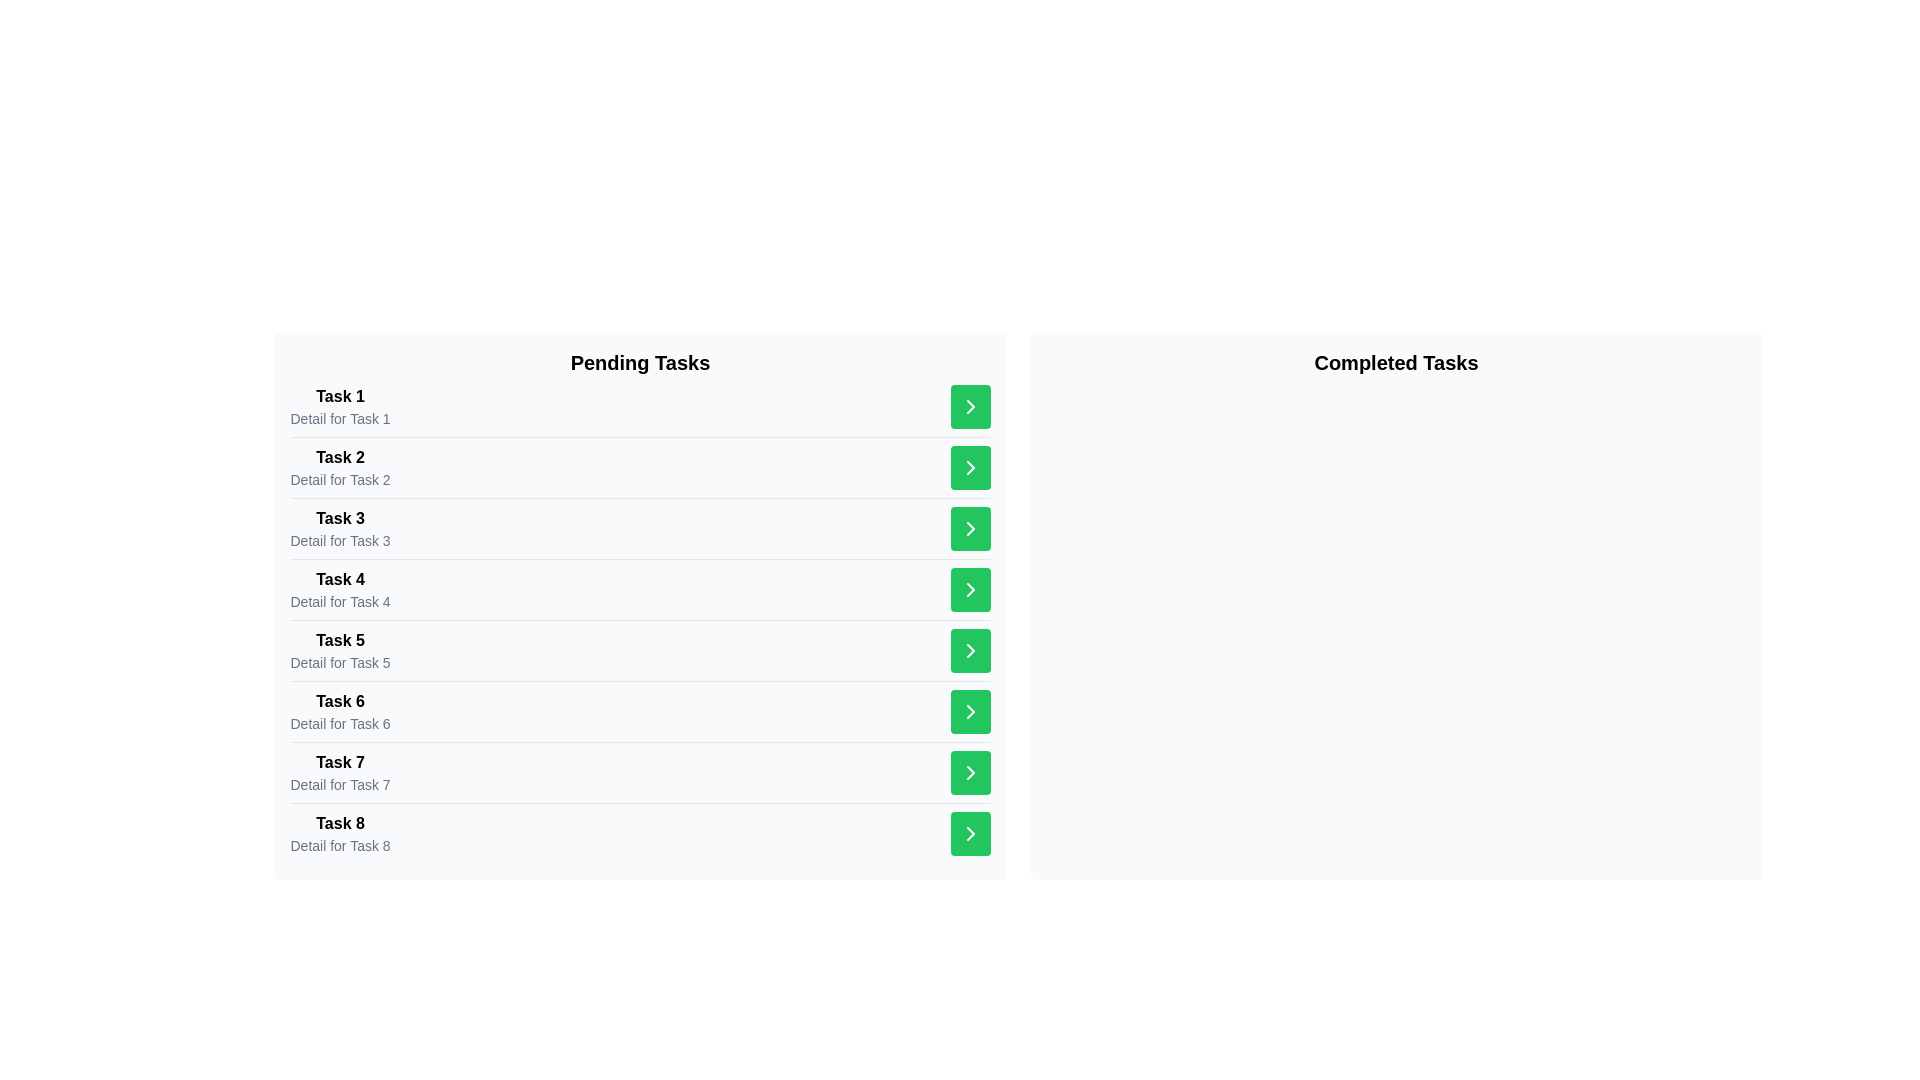  I want to click on text of the List Item with Title and Description located in the fourth position under the 'Pending Tasks' section, so click(340, 589).